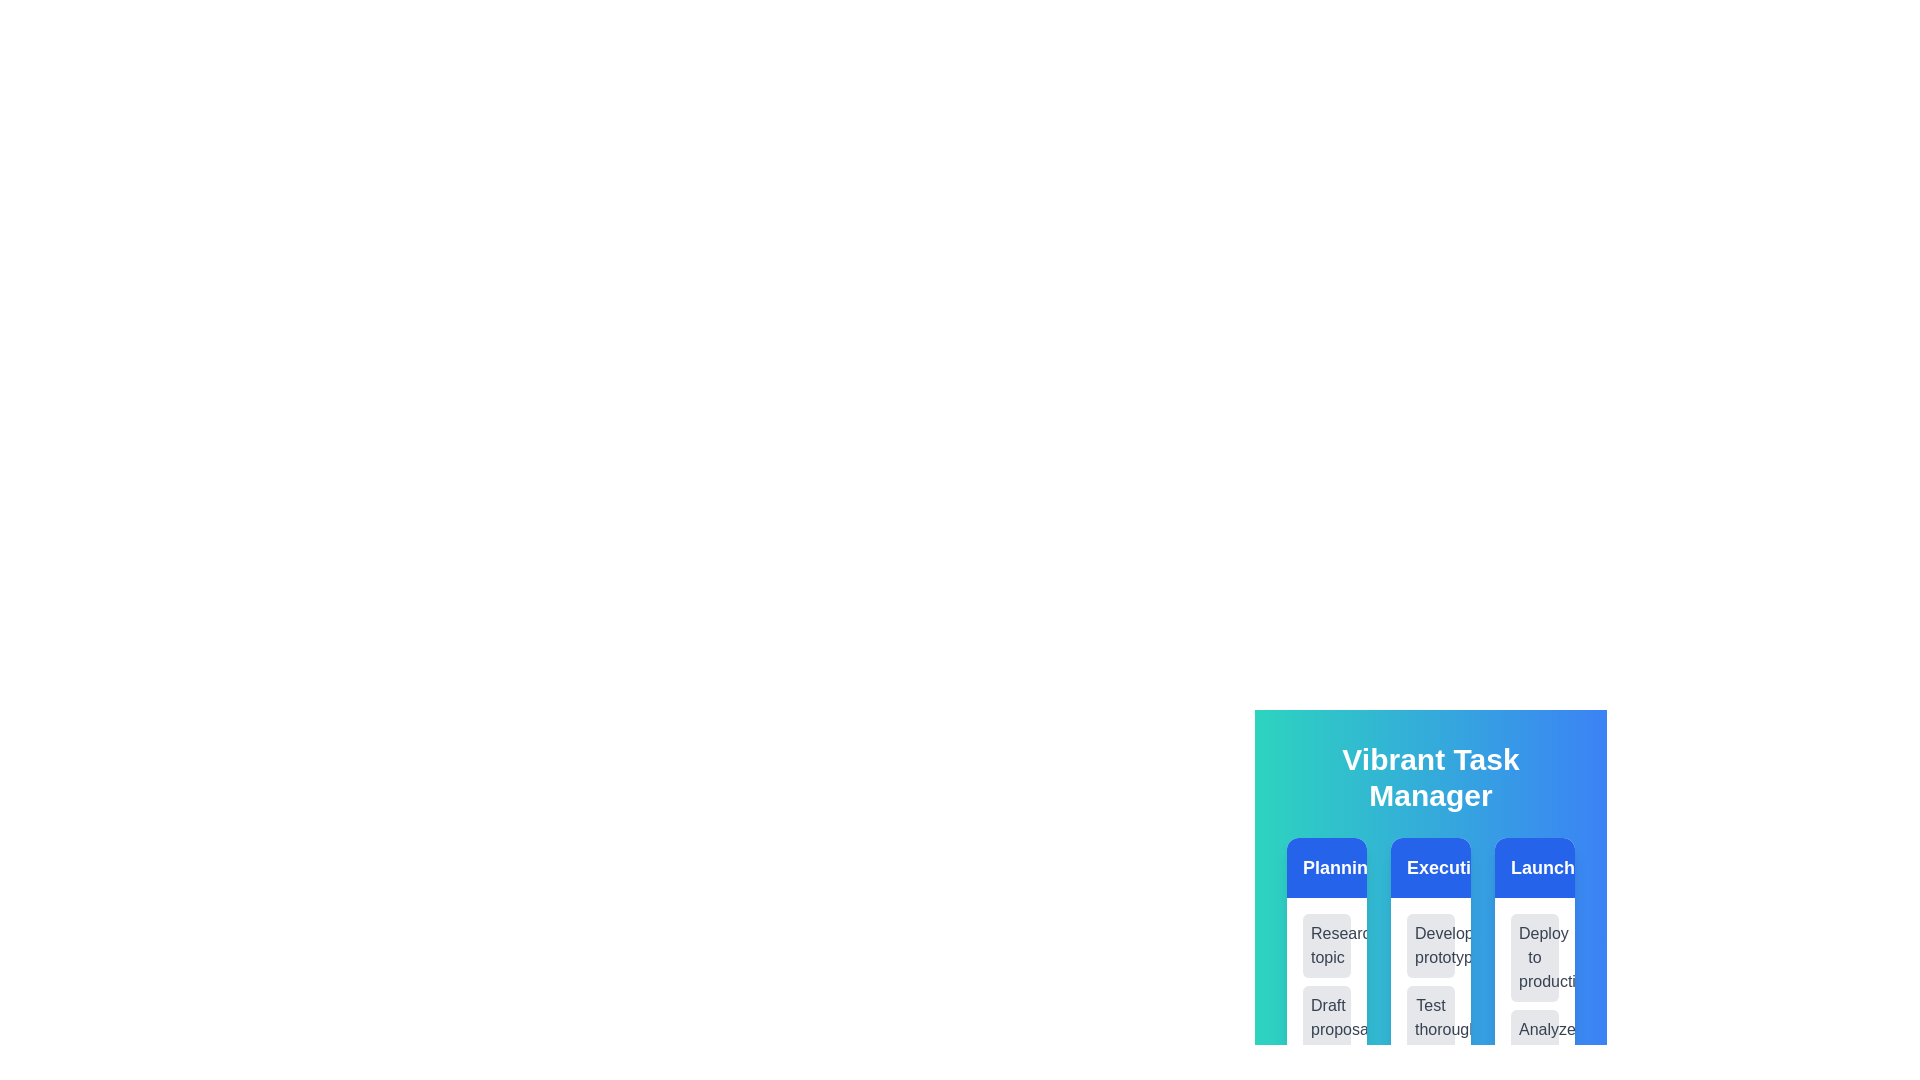  I want to click on the button-like text element with a blue background and the white text 'Launch' located in the top area of the third column in the task management interface, so click(1534, 866).